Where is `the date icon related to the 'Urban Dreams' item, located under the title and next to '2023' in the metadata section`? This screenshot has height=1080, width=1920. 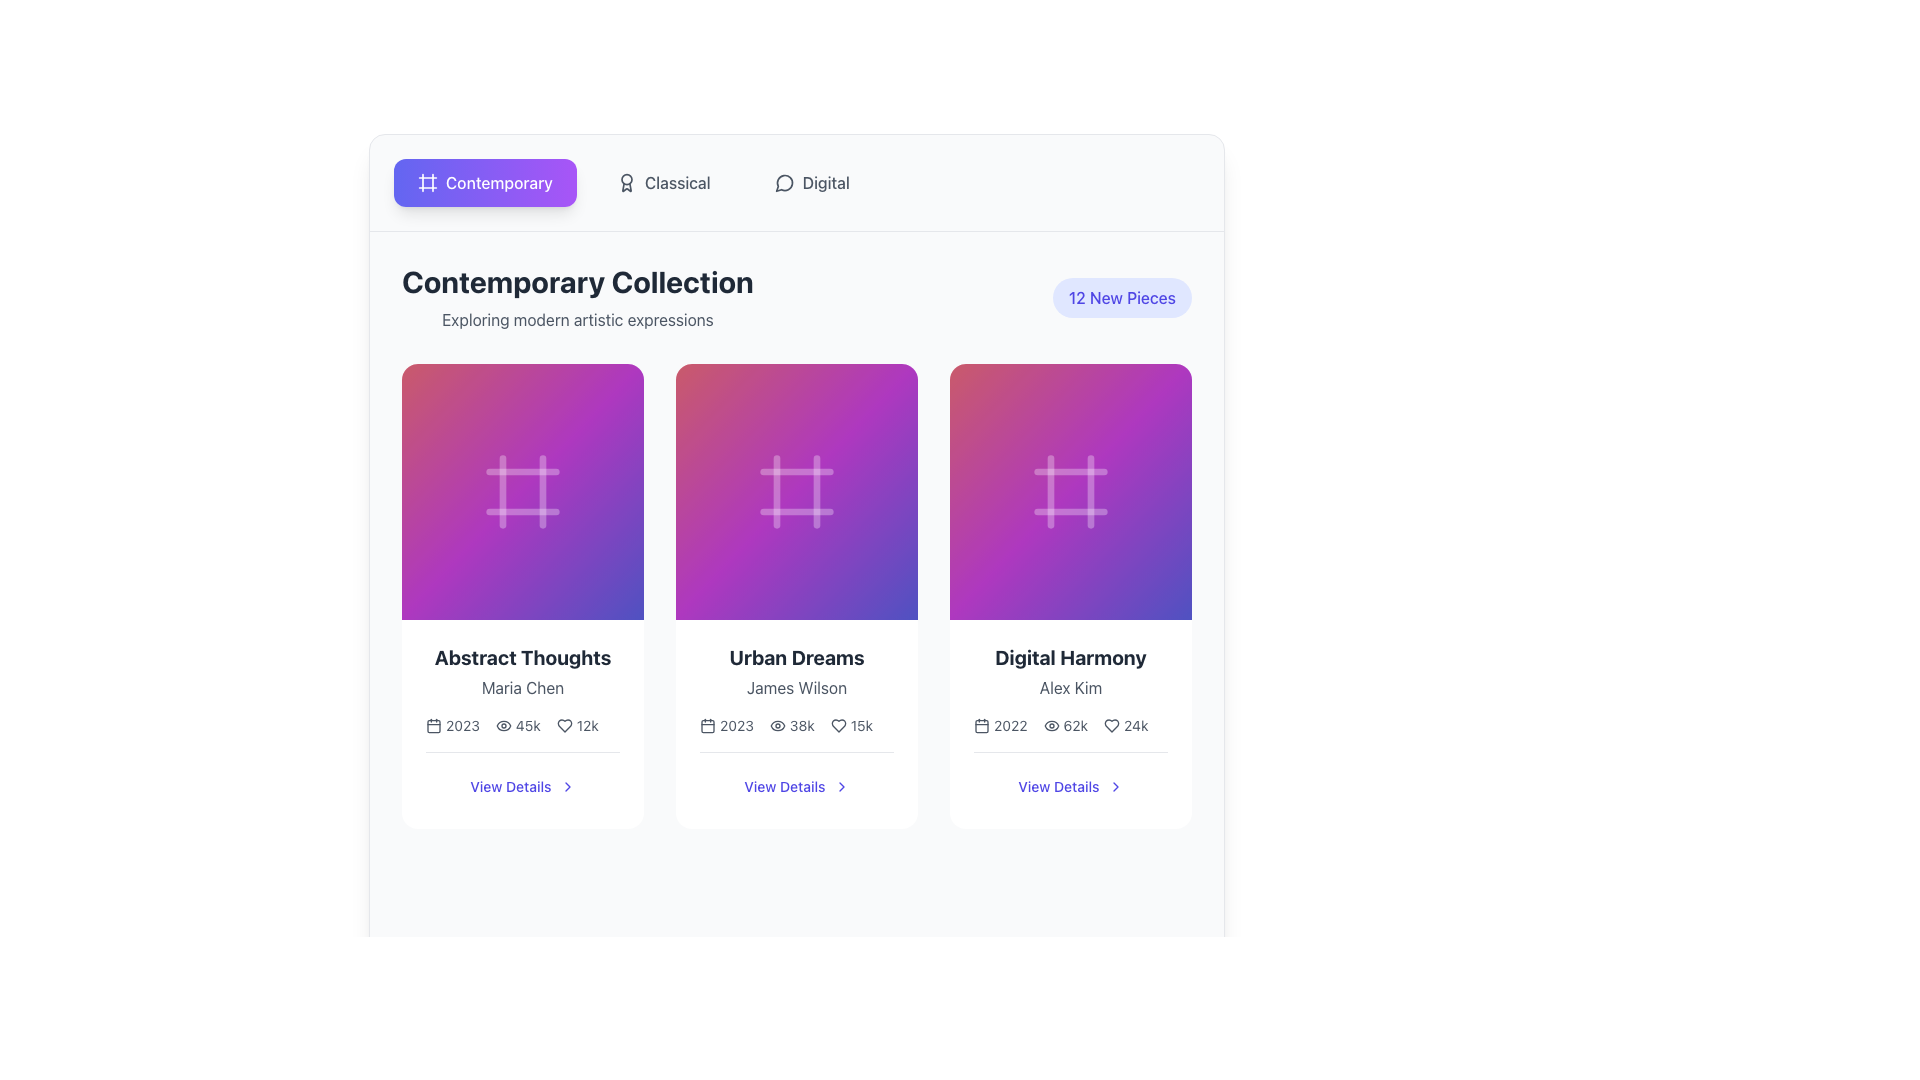
the date icon related to the 'Urban Dreams' item, located under the title and next to '2023' in the metadata section is located at coordinates (708, 725).